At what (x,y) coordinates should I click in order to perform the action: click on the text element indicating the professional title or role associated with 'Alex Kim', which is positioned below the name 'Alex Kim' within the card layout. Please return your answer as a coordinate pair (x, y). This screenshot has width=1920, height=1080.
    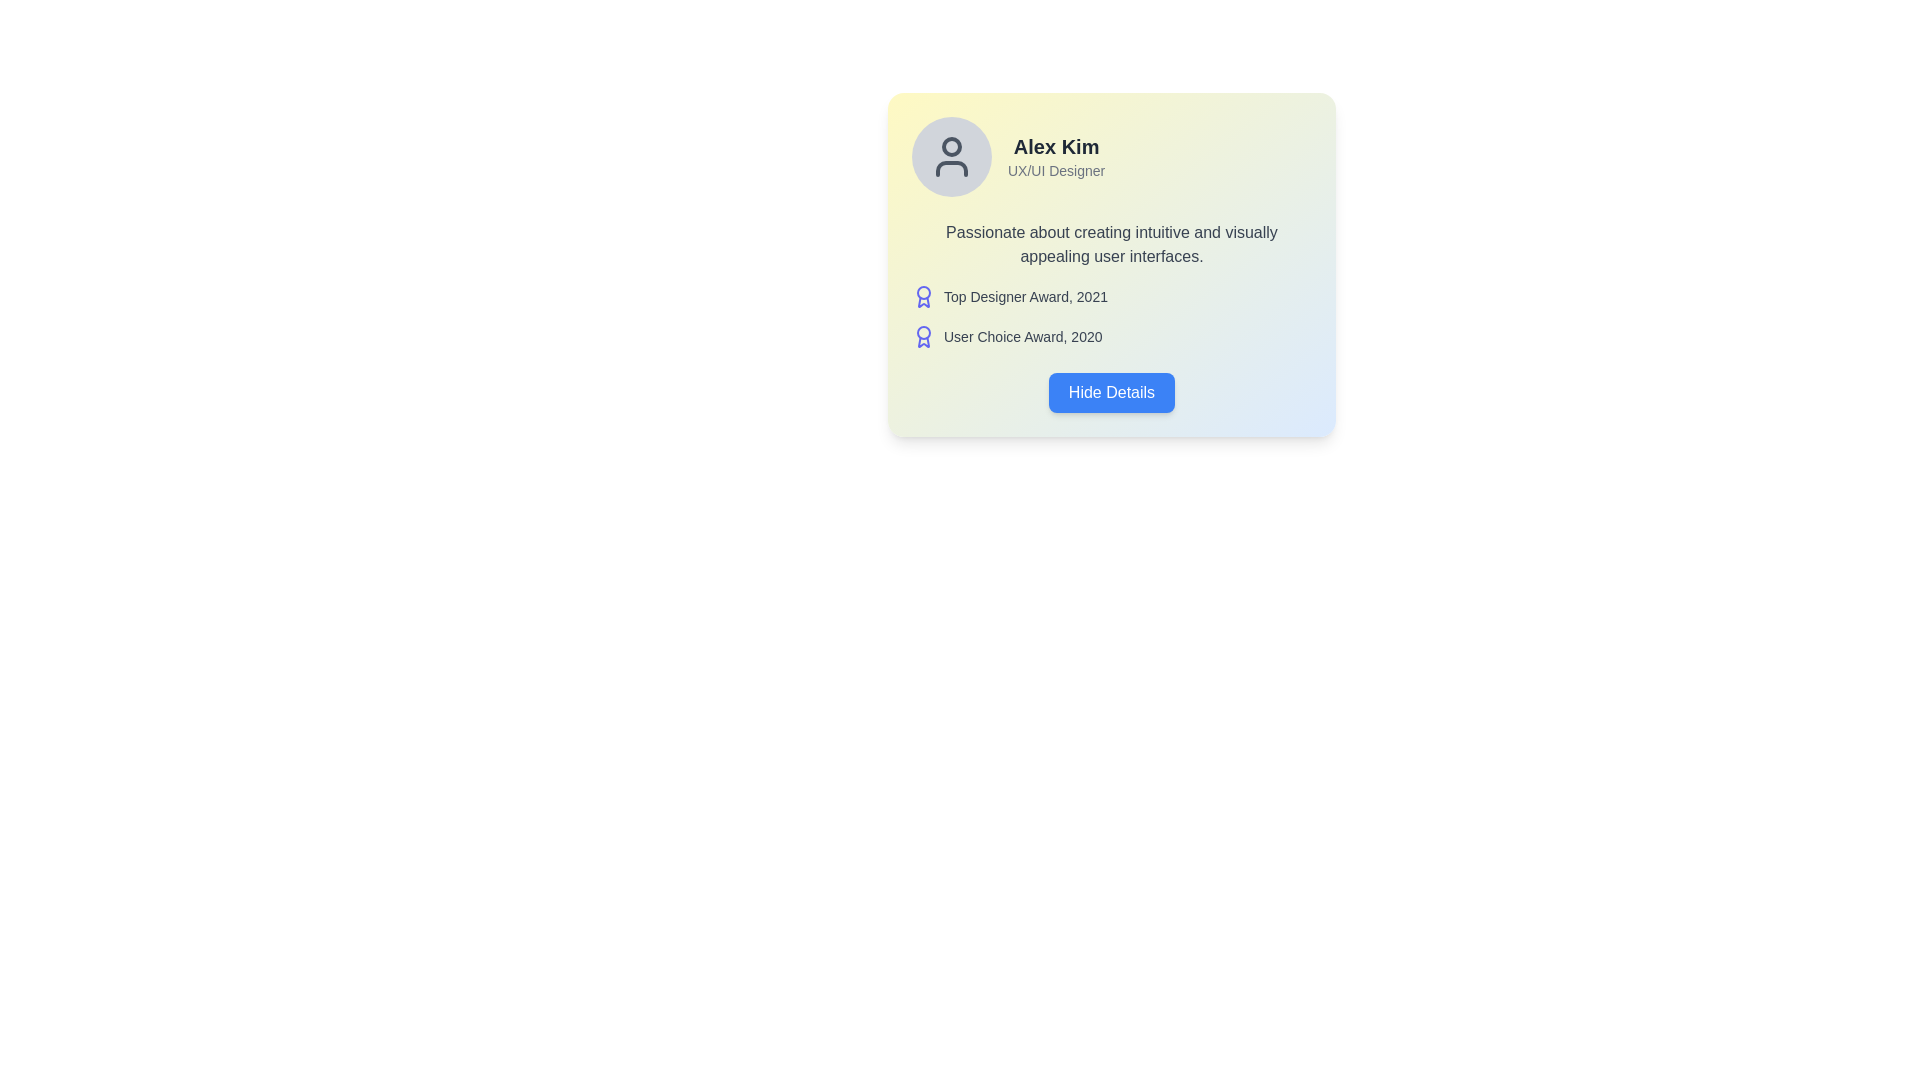
    Looking at the image, I should click on (1055, 169).